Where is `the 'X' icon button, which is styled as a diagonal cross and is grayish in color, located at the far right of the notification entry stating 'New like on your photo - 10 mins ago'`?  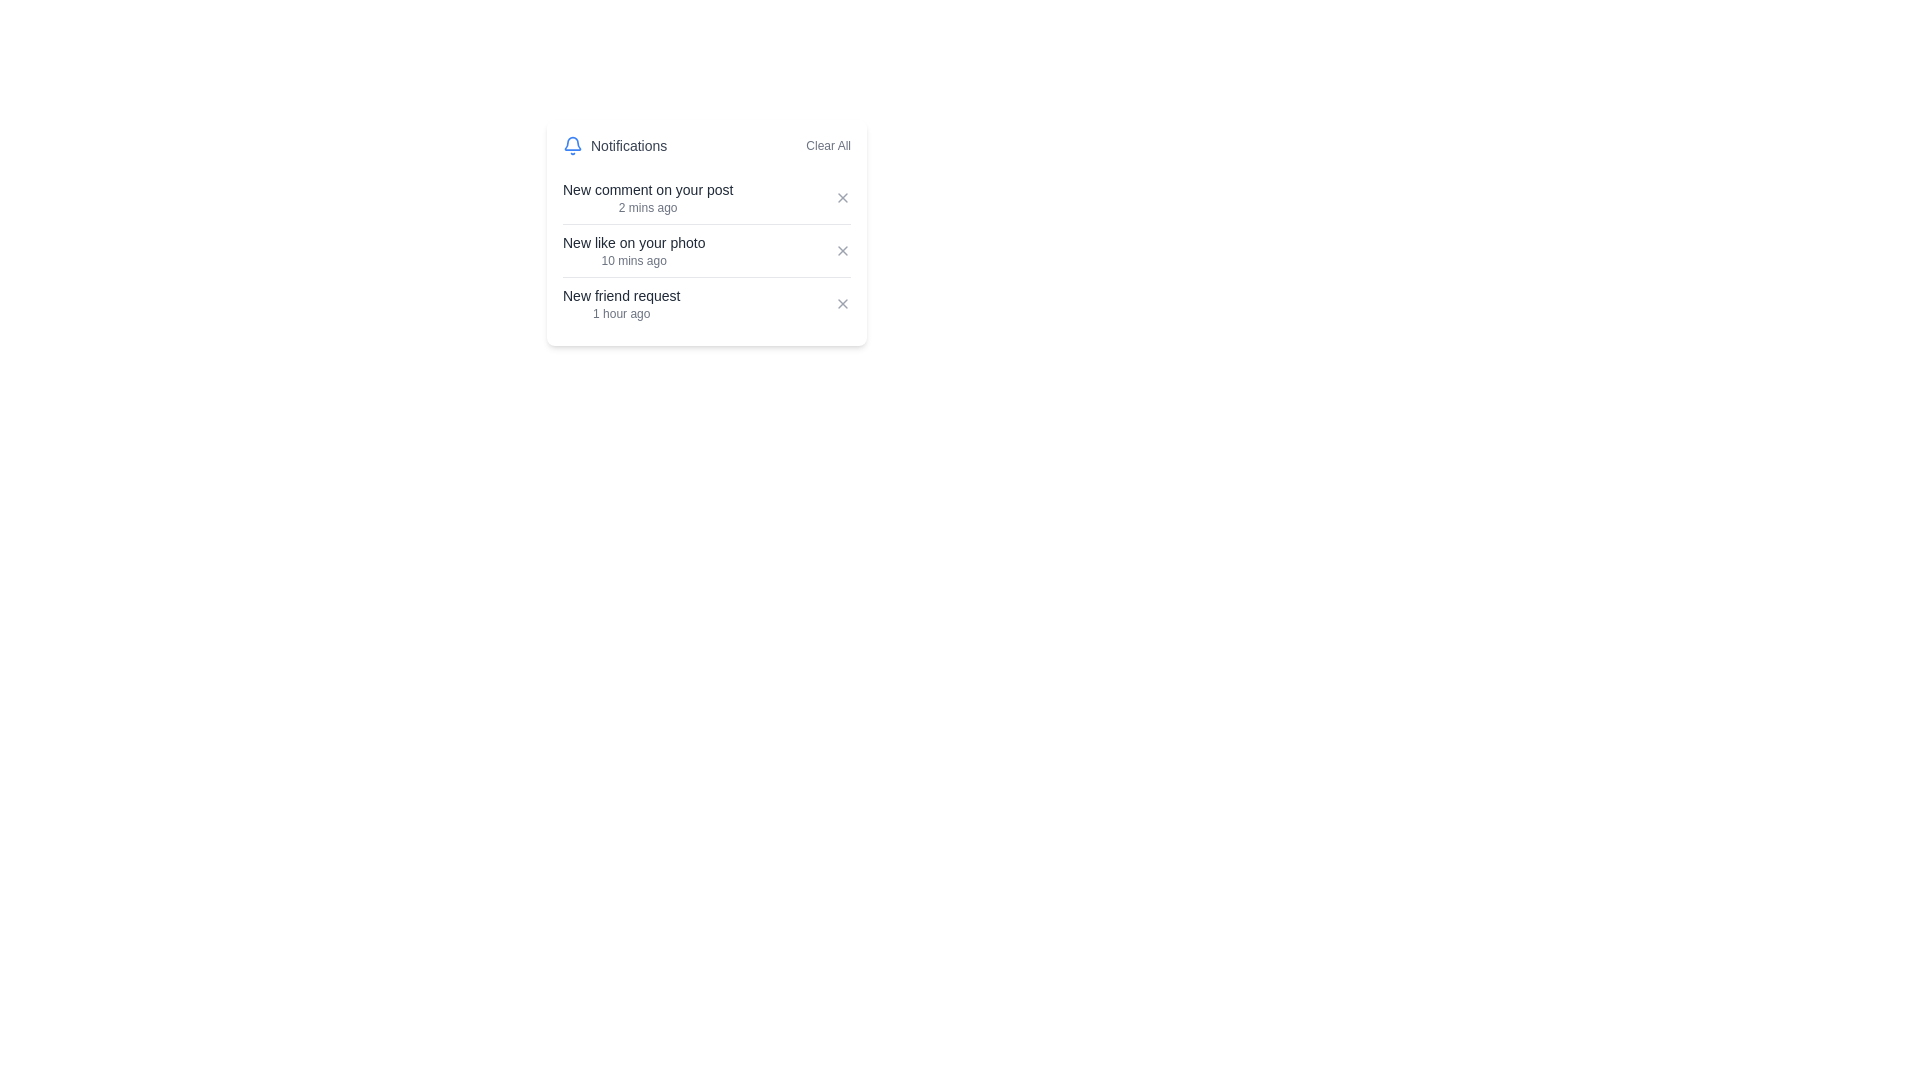 the 'X' icon button, which is styled as a diagonal cross and is grayish in color, located at the far right of the notification entry stating 'New like on your photo - 10 mins ago' is located at coordinates (843, 249).